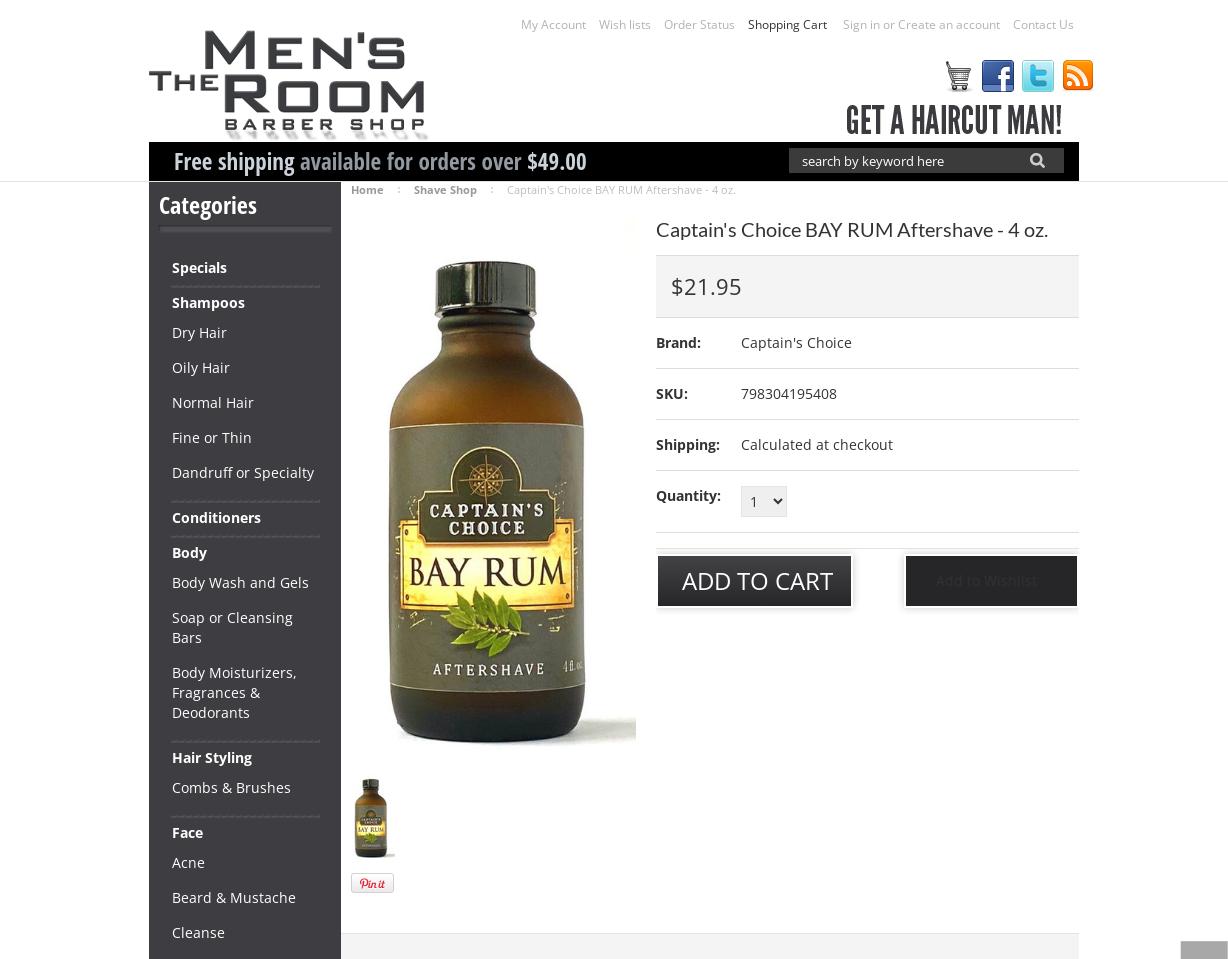 This screenshot has height=959, width=1228. Describe the element at coordinates (598, 23) in the screenshot. I see `'Wish lists'` at that location.